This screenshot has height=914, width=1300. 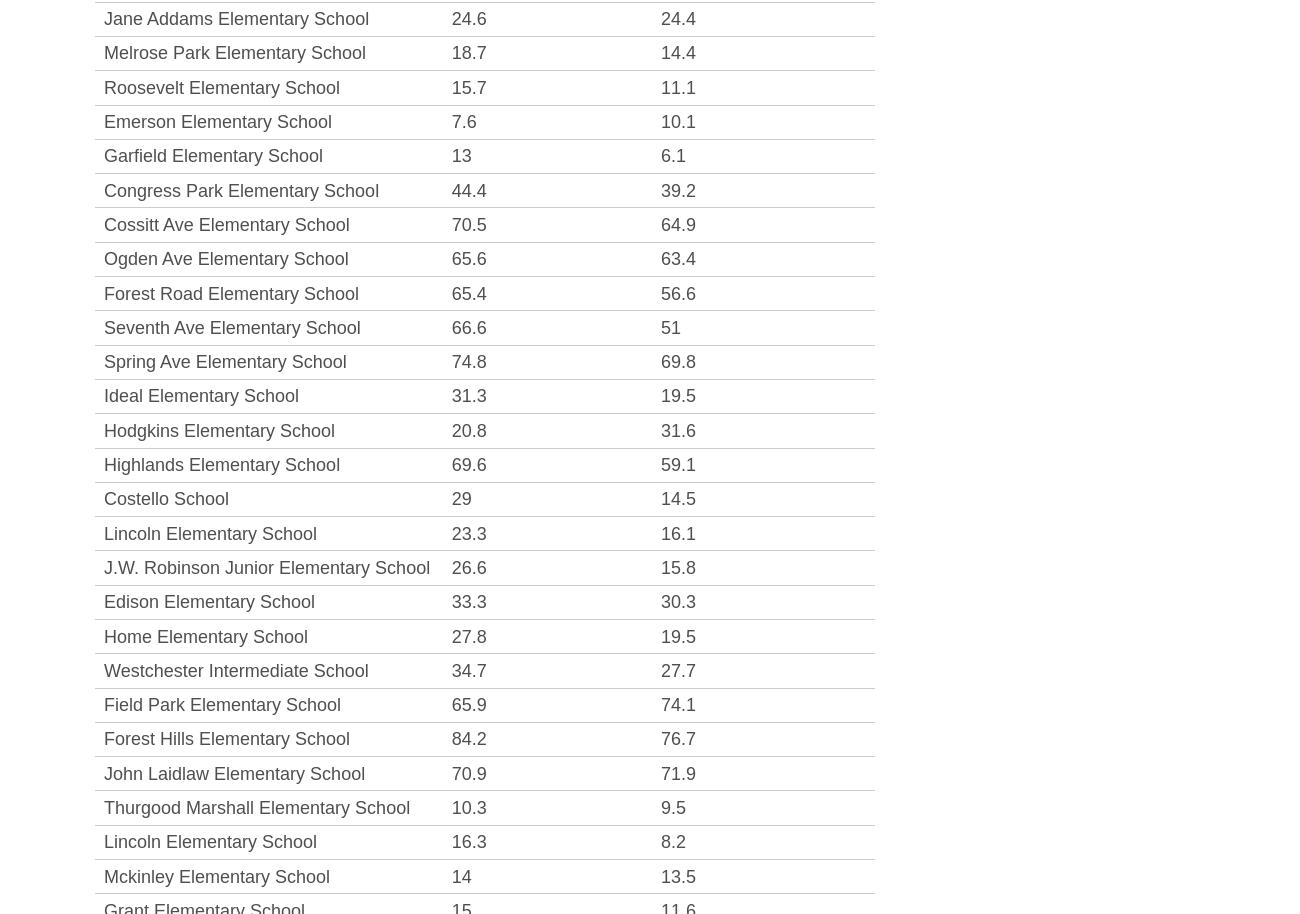 What do you see at coordinates (206, 634) in the screenshot?
I see `'Home Elementary School'` at bounding box center [206, 634].